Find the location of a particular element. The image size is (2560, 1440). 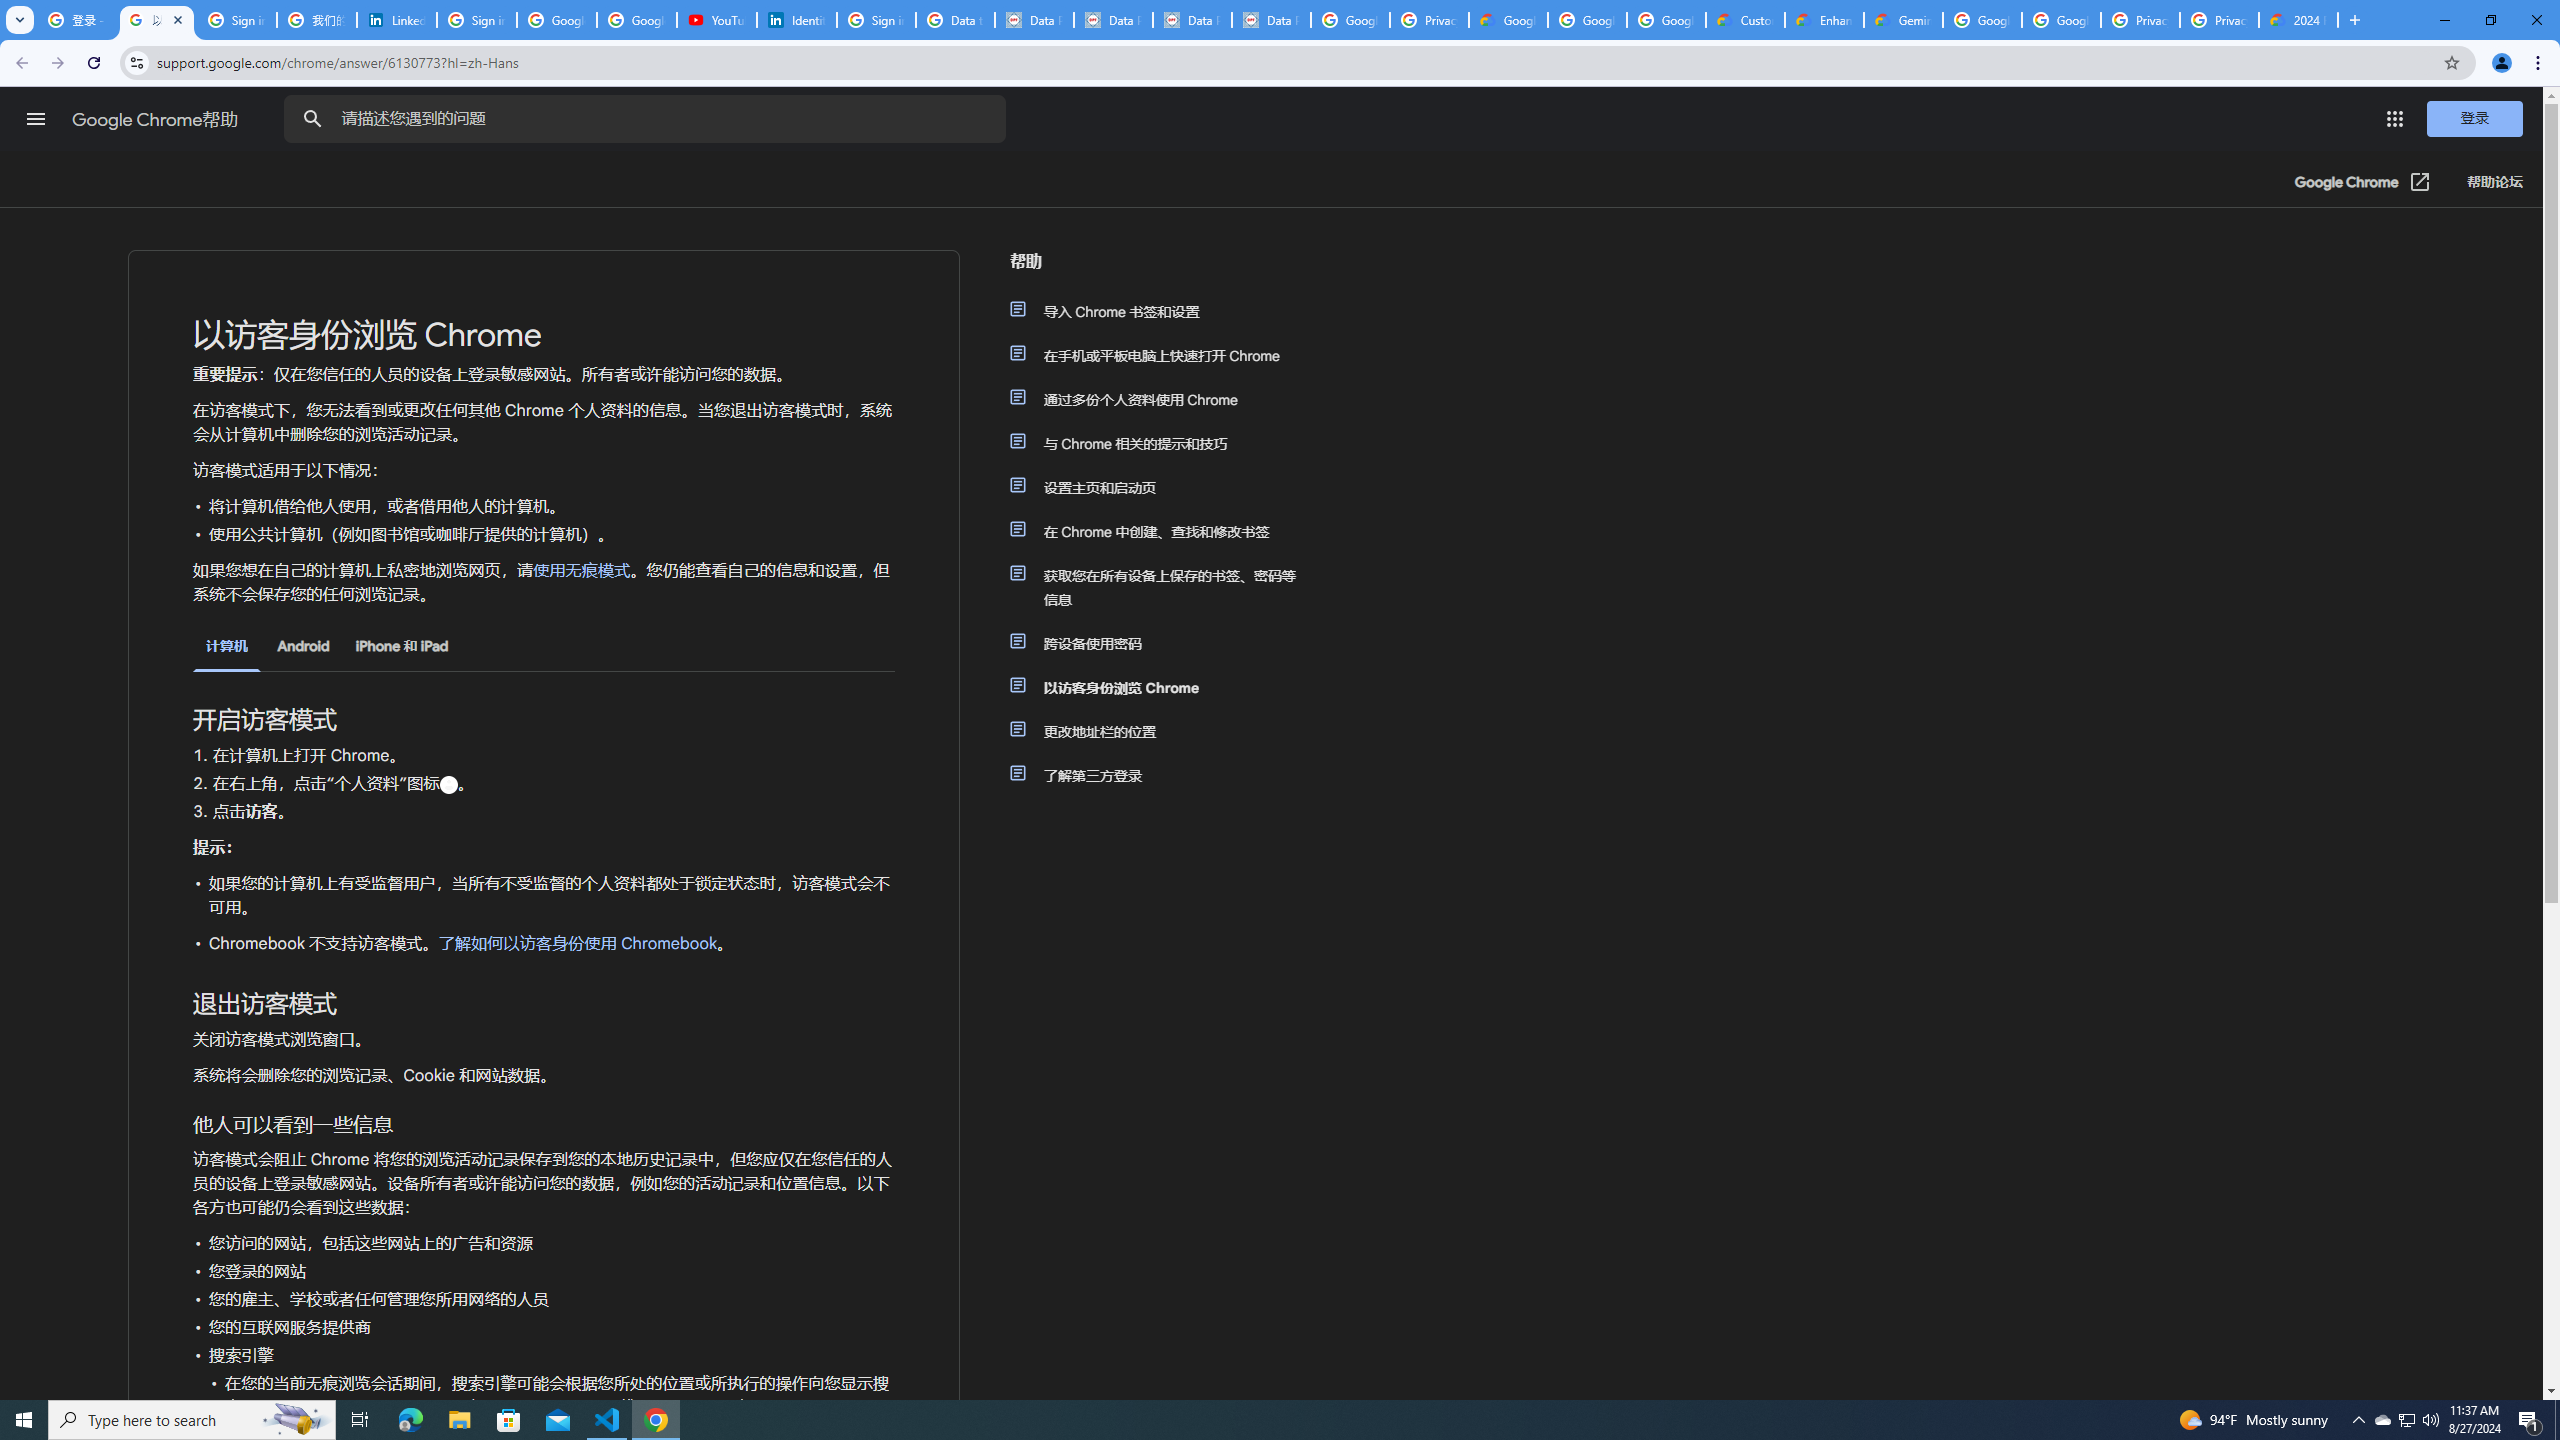

'Gemini for Business and Developers | Google Cloud' is located at coordinates (1903, 19).